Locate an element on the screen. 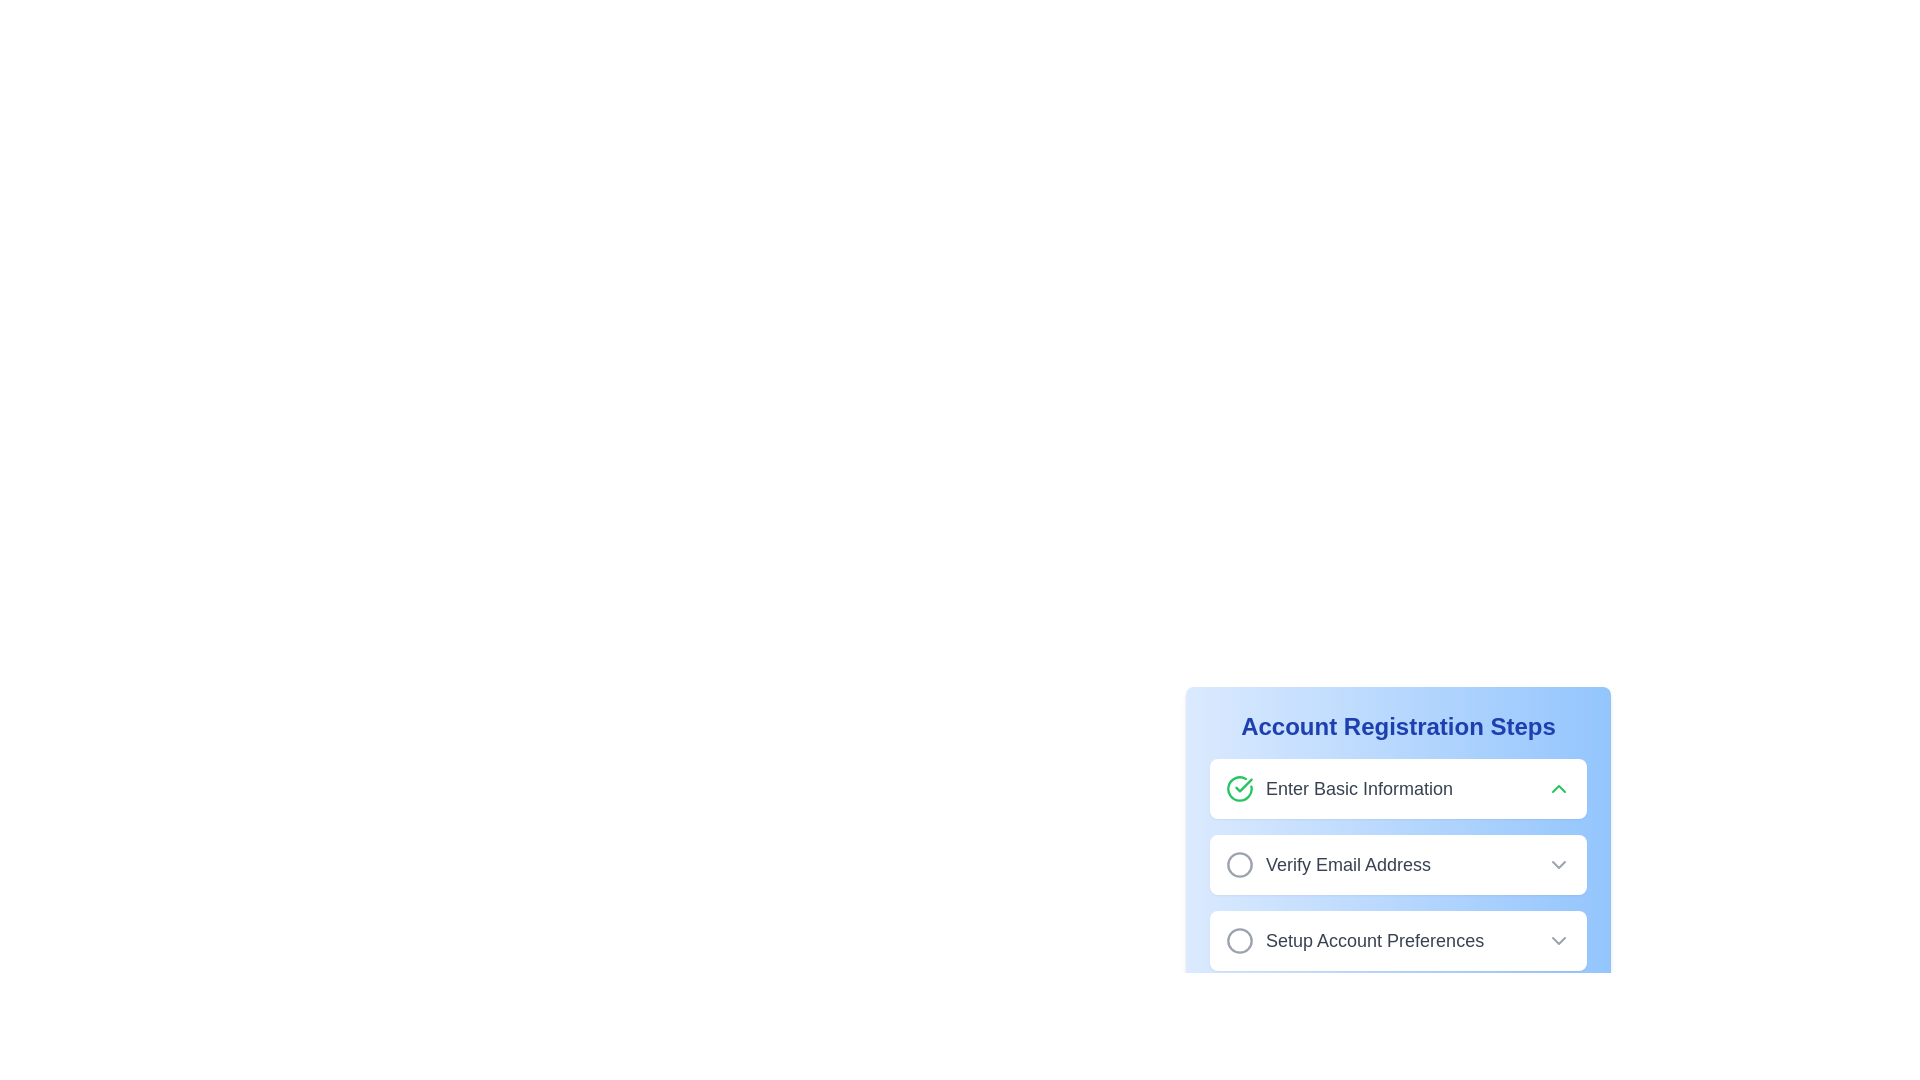  the small upward-pointing green chevron icon located to the right of the 'Enter Basic Information' text is located at coordinates (1558, 788).